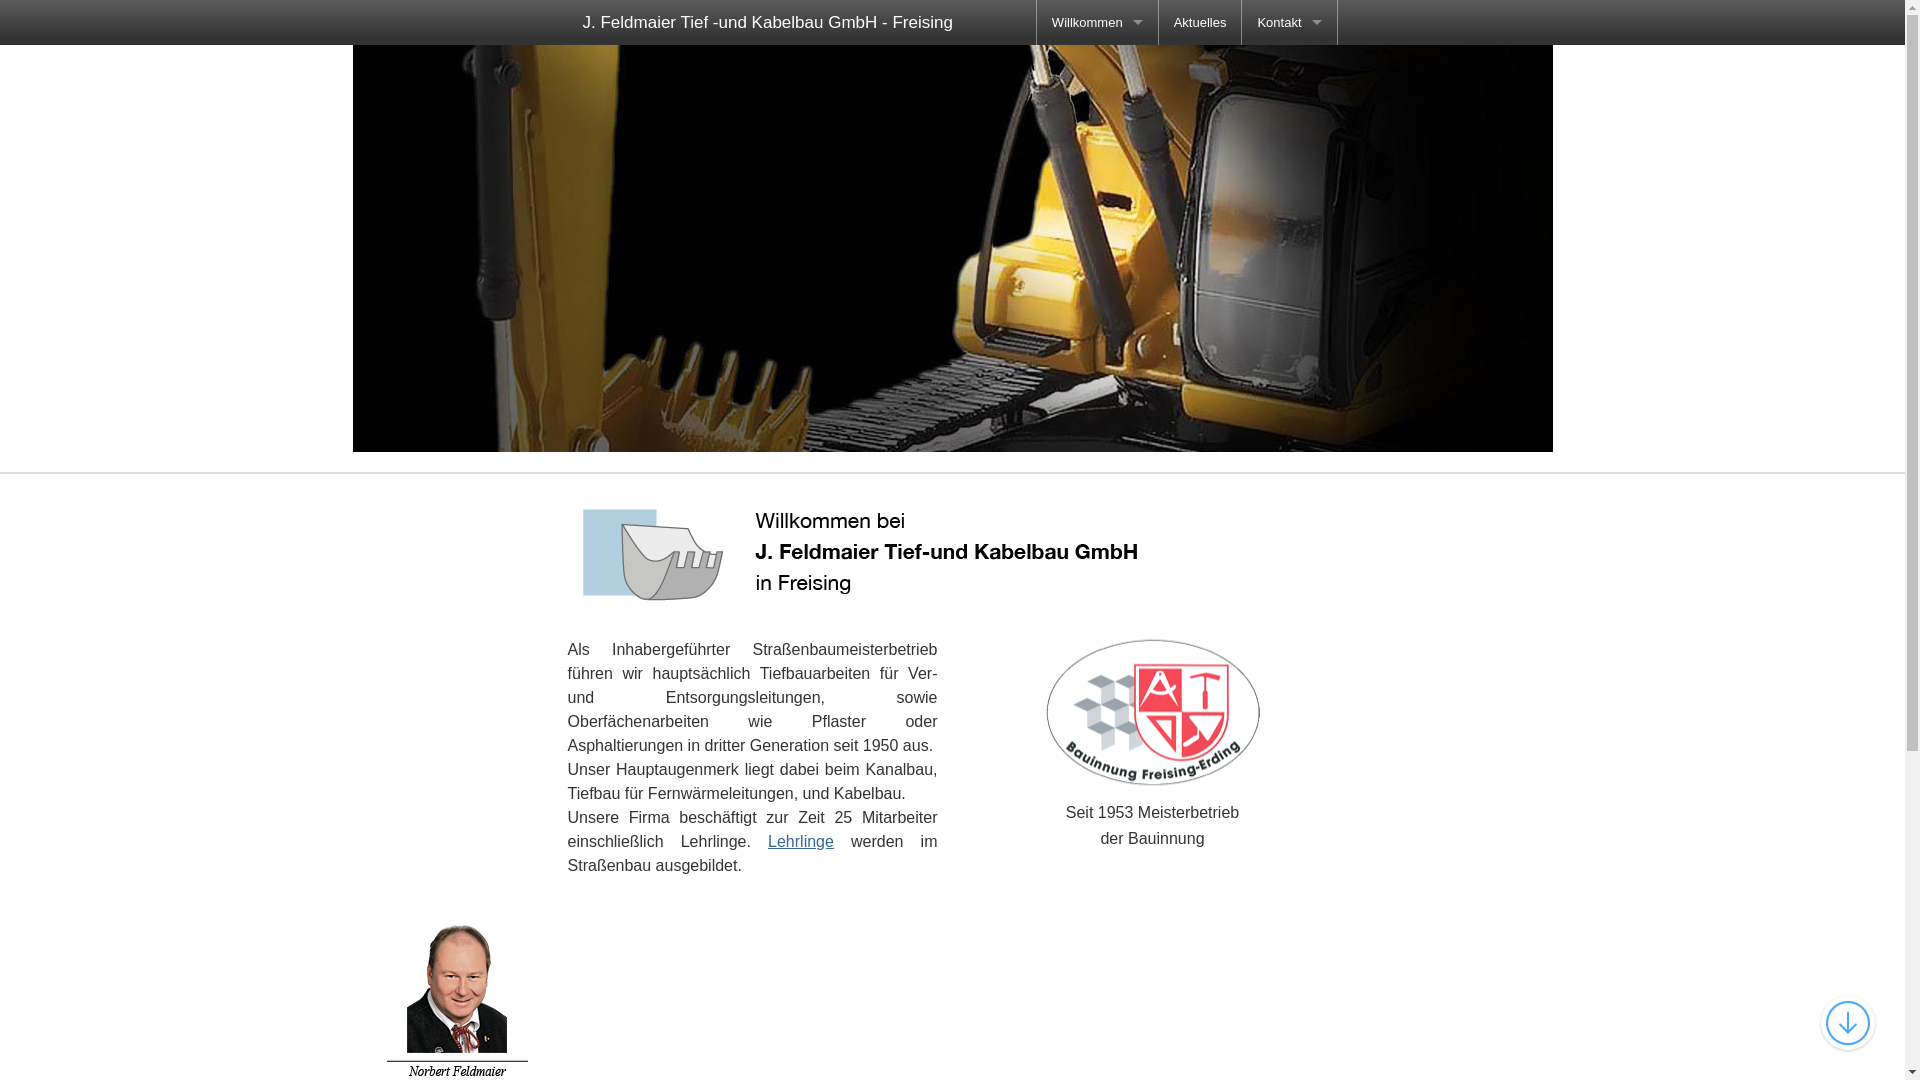  I want to click on 'Aktuelles', so click(1200, 22).